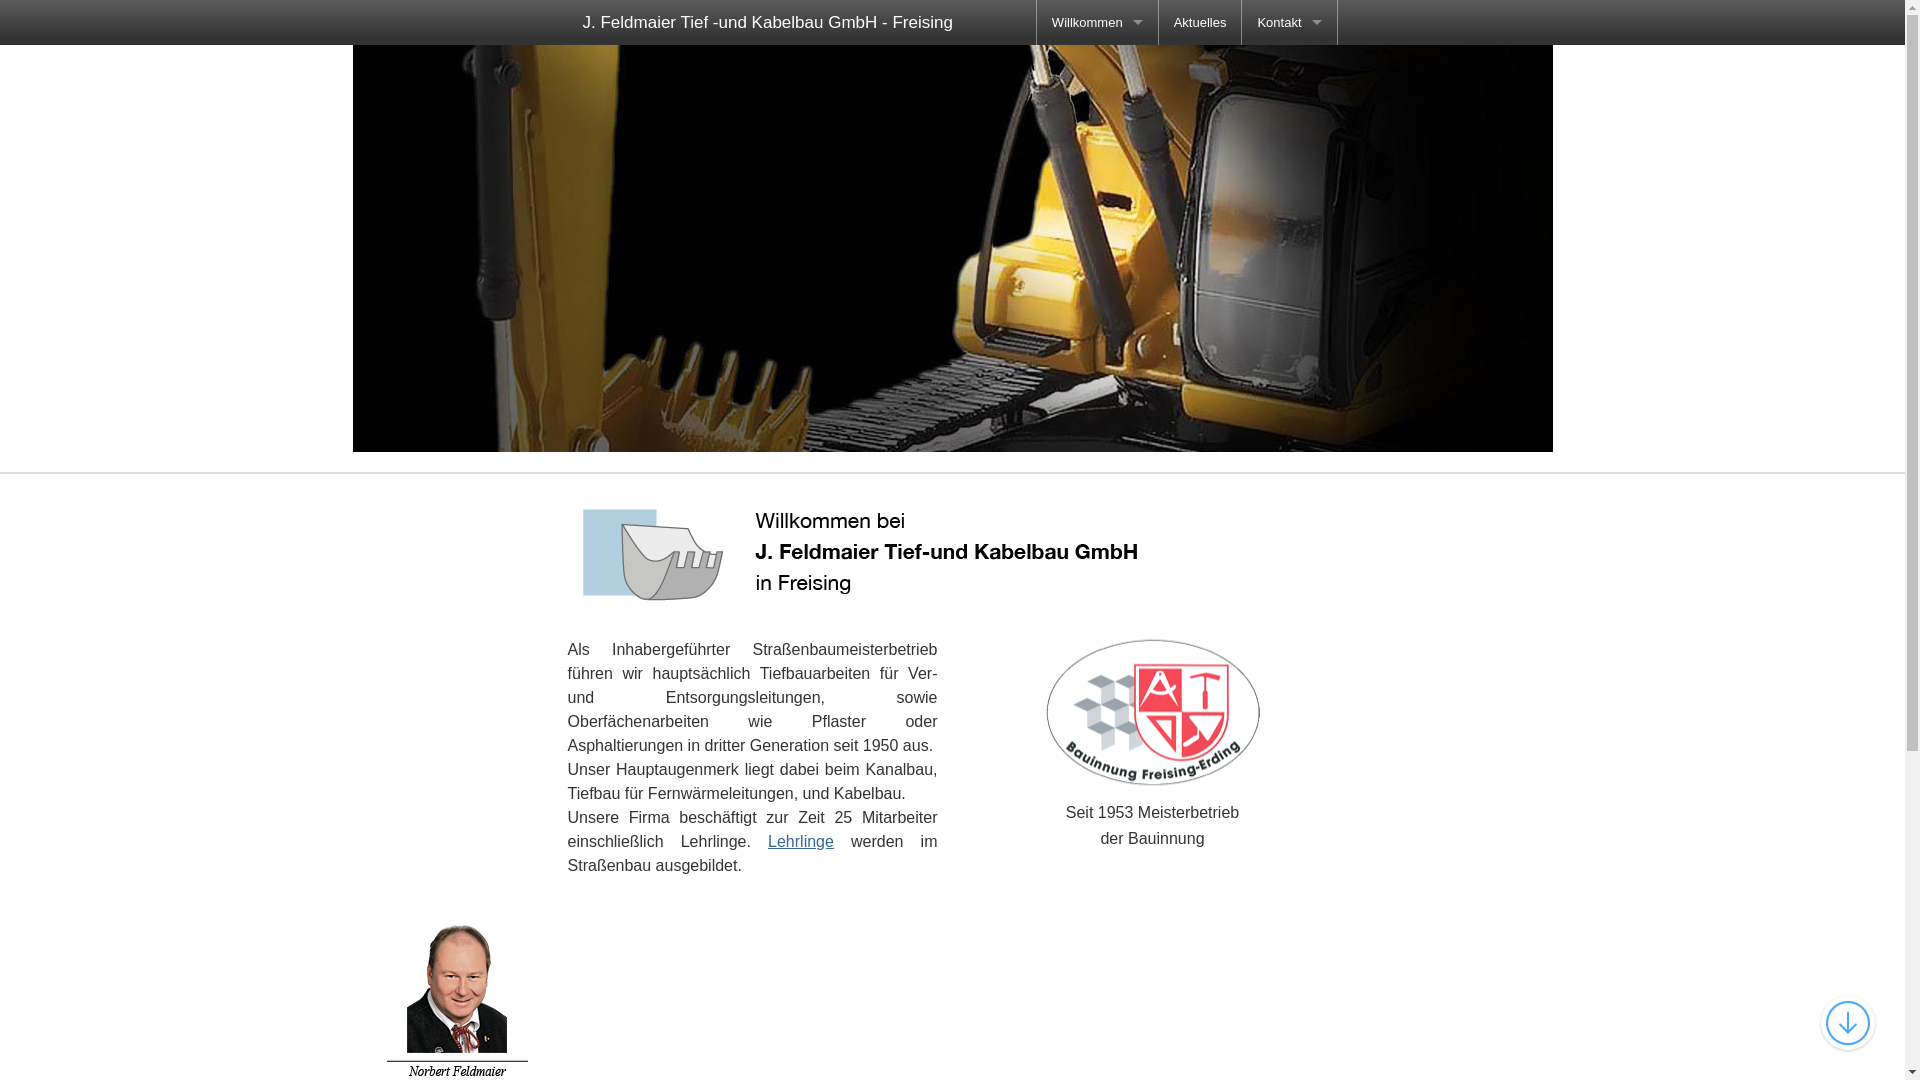  I want to click on 'Aktuelles', so click(1200, 22).